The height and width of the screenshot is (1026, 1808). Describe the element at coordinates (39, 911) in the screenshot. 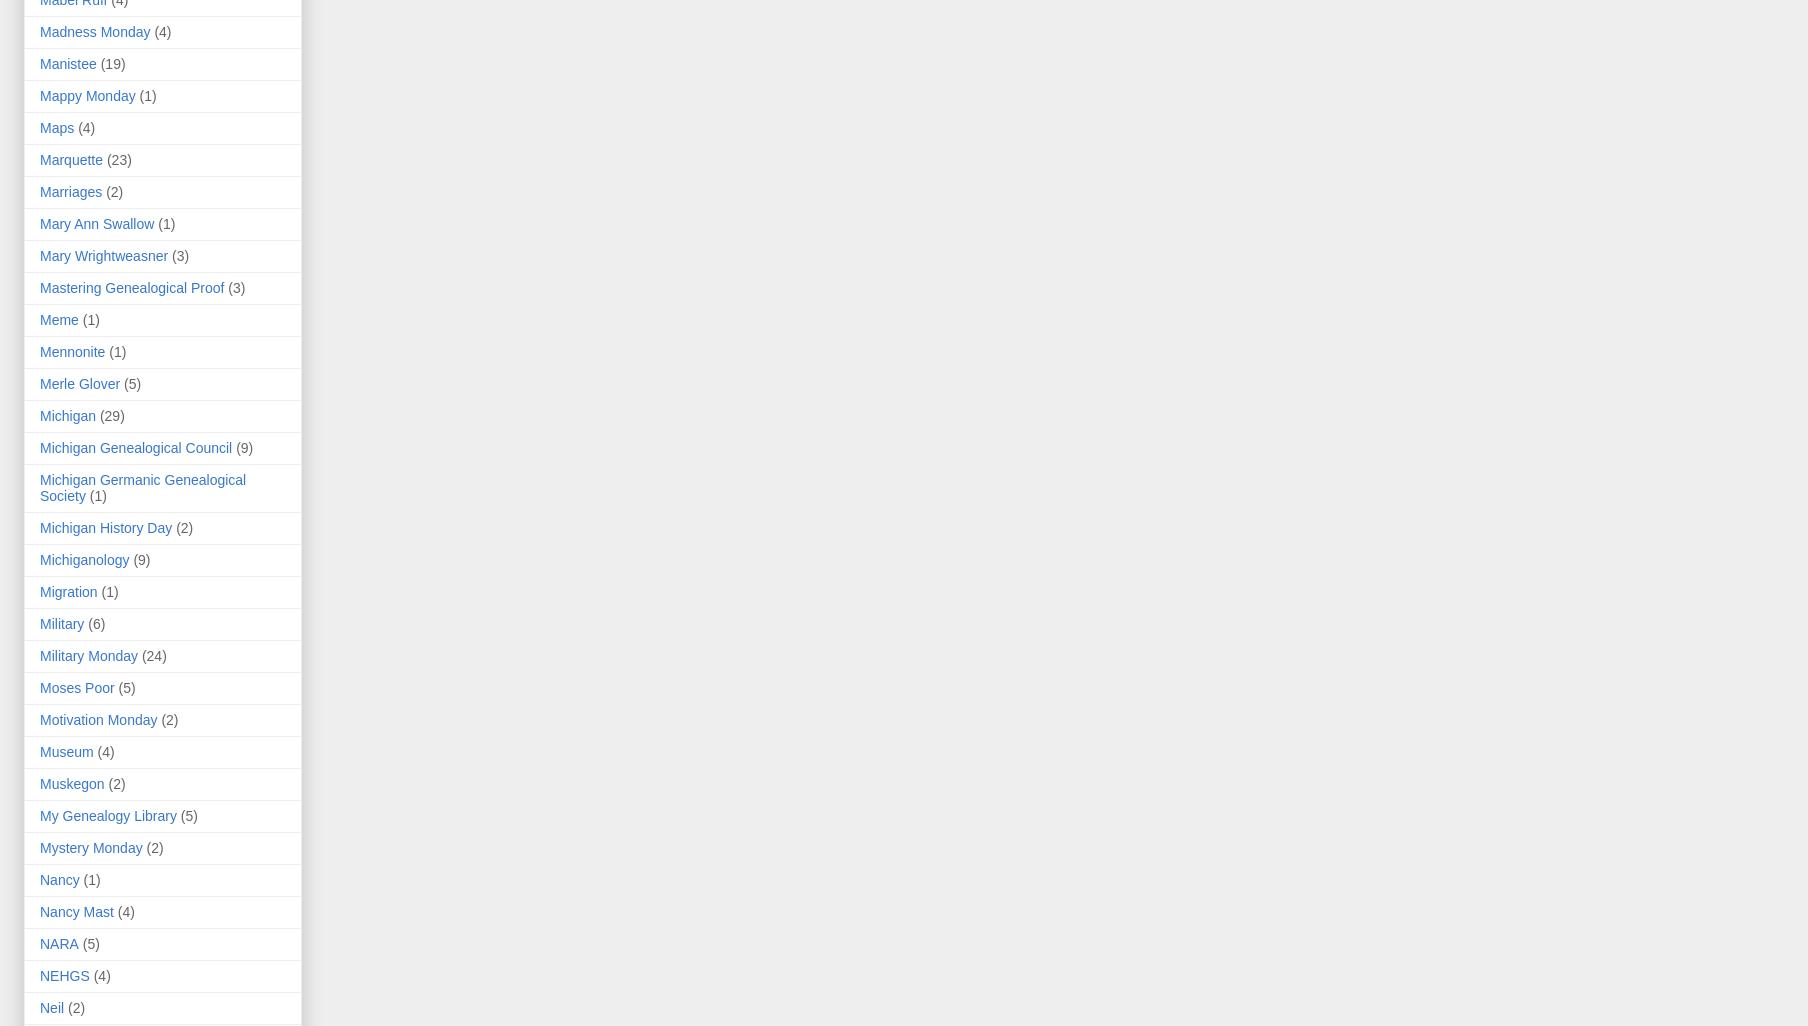

I see `'Nancy Mast'` at that location.